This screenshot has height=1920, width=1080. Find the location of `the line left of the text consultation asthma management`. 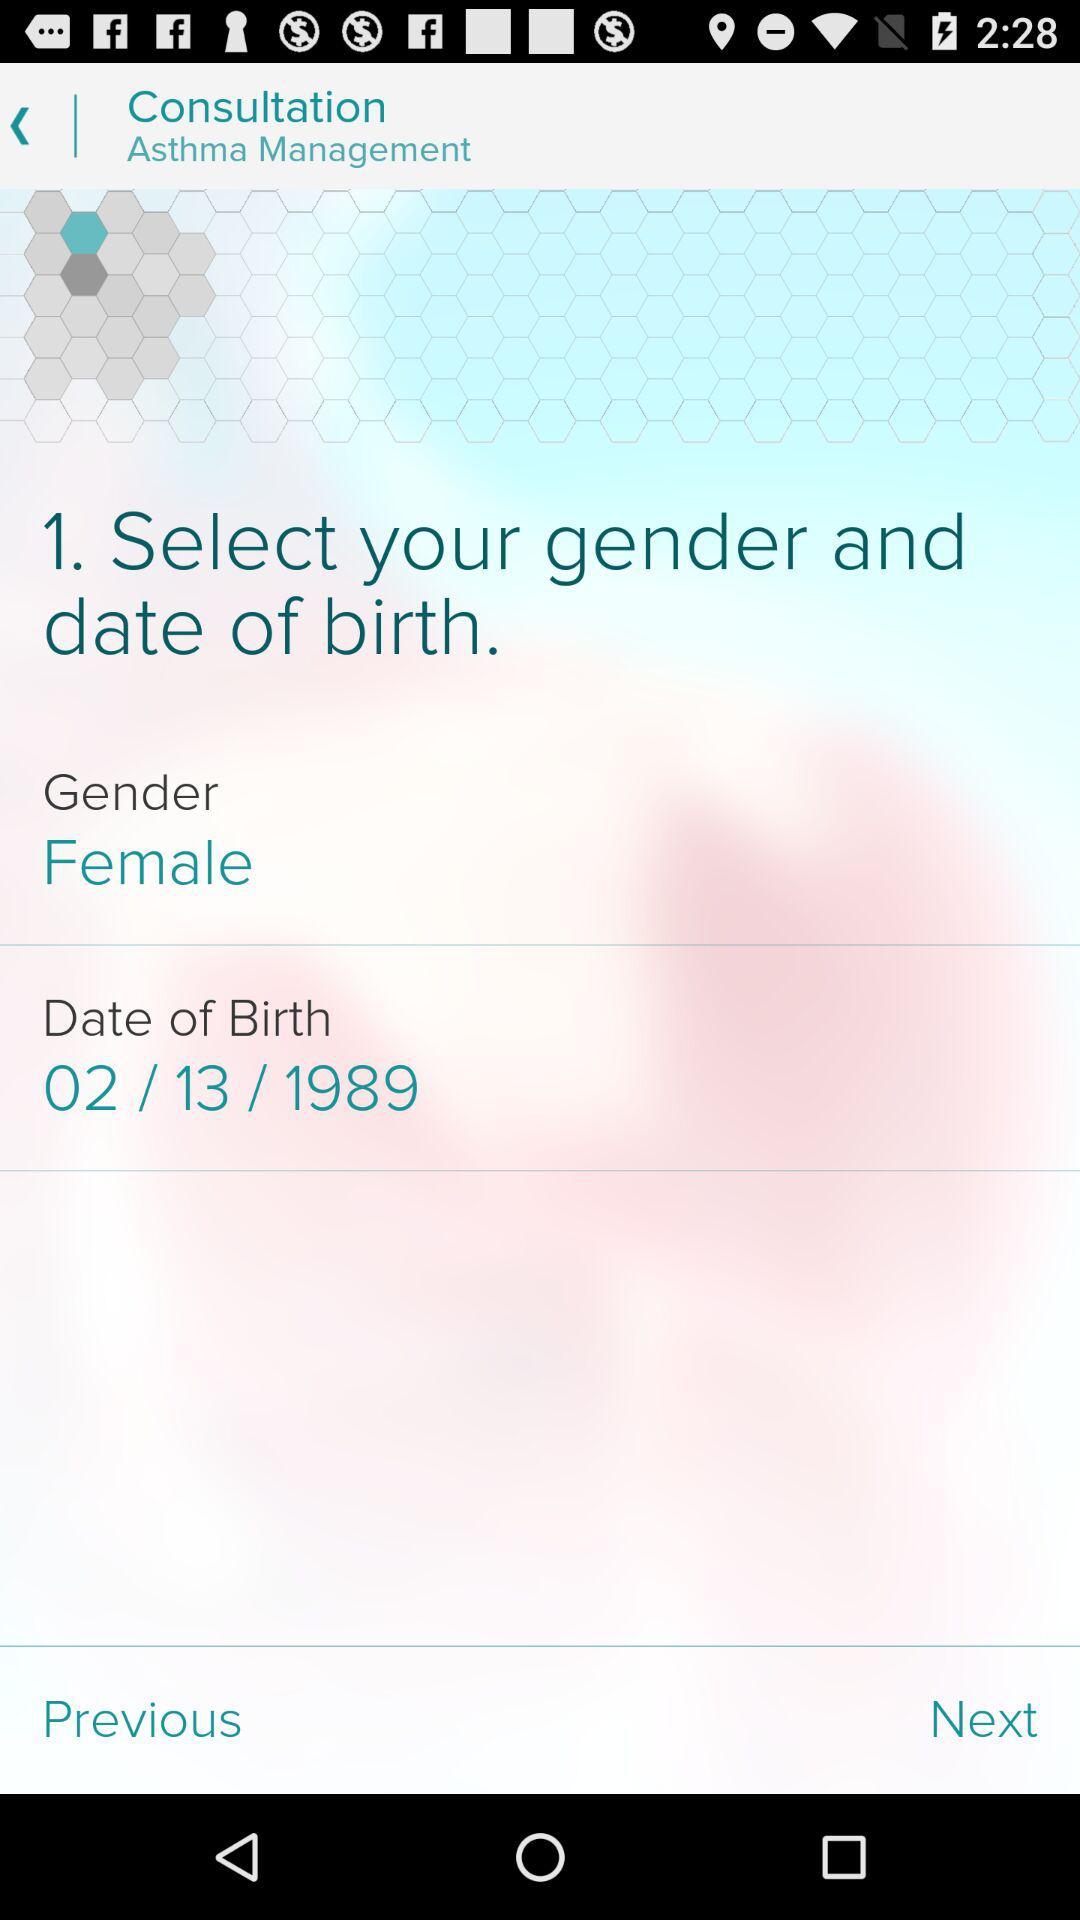

the line left of the text consultation asthma management is located at coordinates (72, 124).